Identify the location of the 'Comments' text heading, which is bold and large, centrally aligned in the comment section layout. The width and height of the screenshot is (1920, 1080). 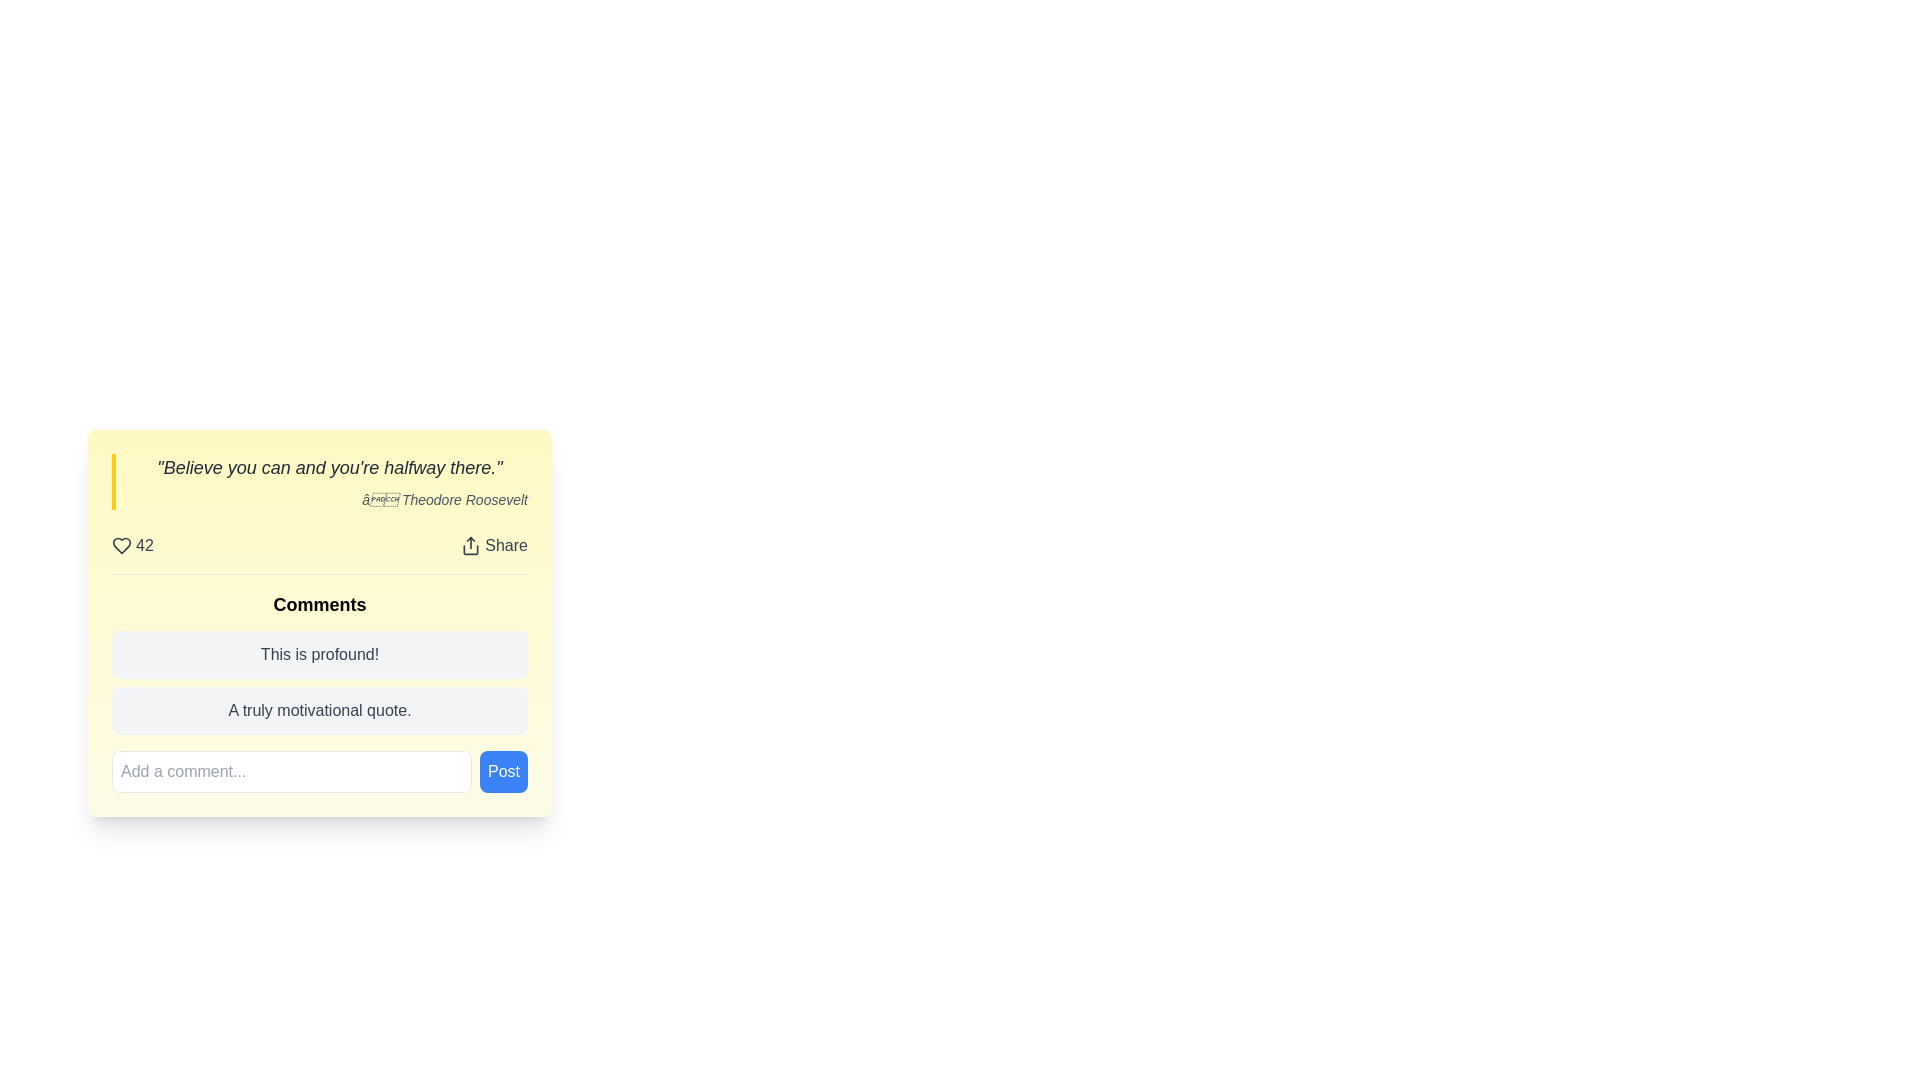
(320, 604).